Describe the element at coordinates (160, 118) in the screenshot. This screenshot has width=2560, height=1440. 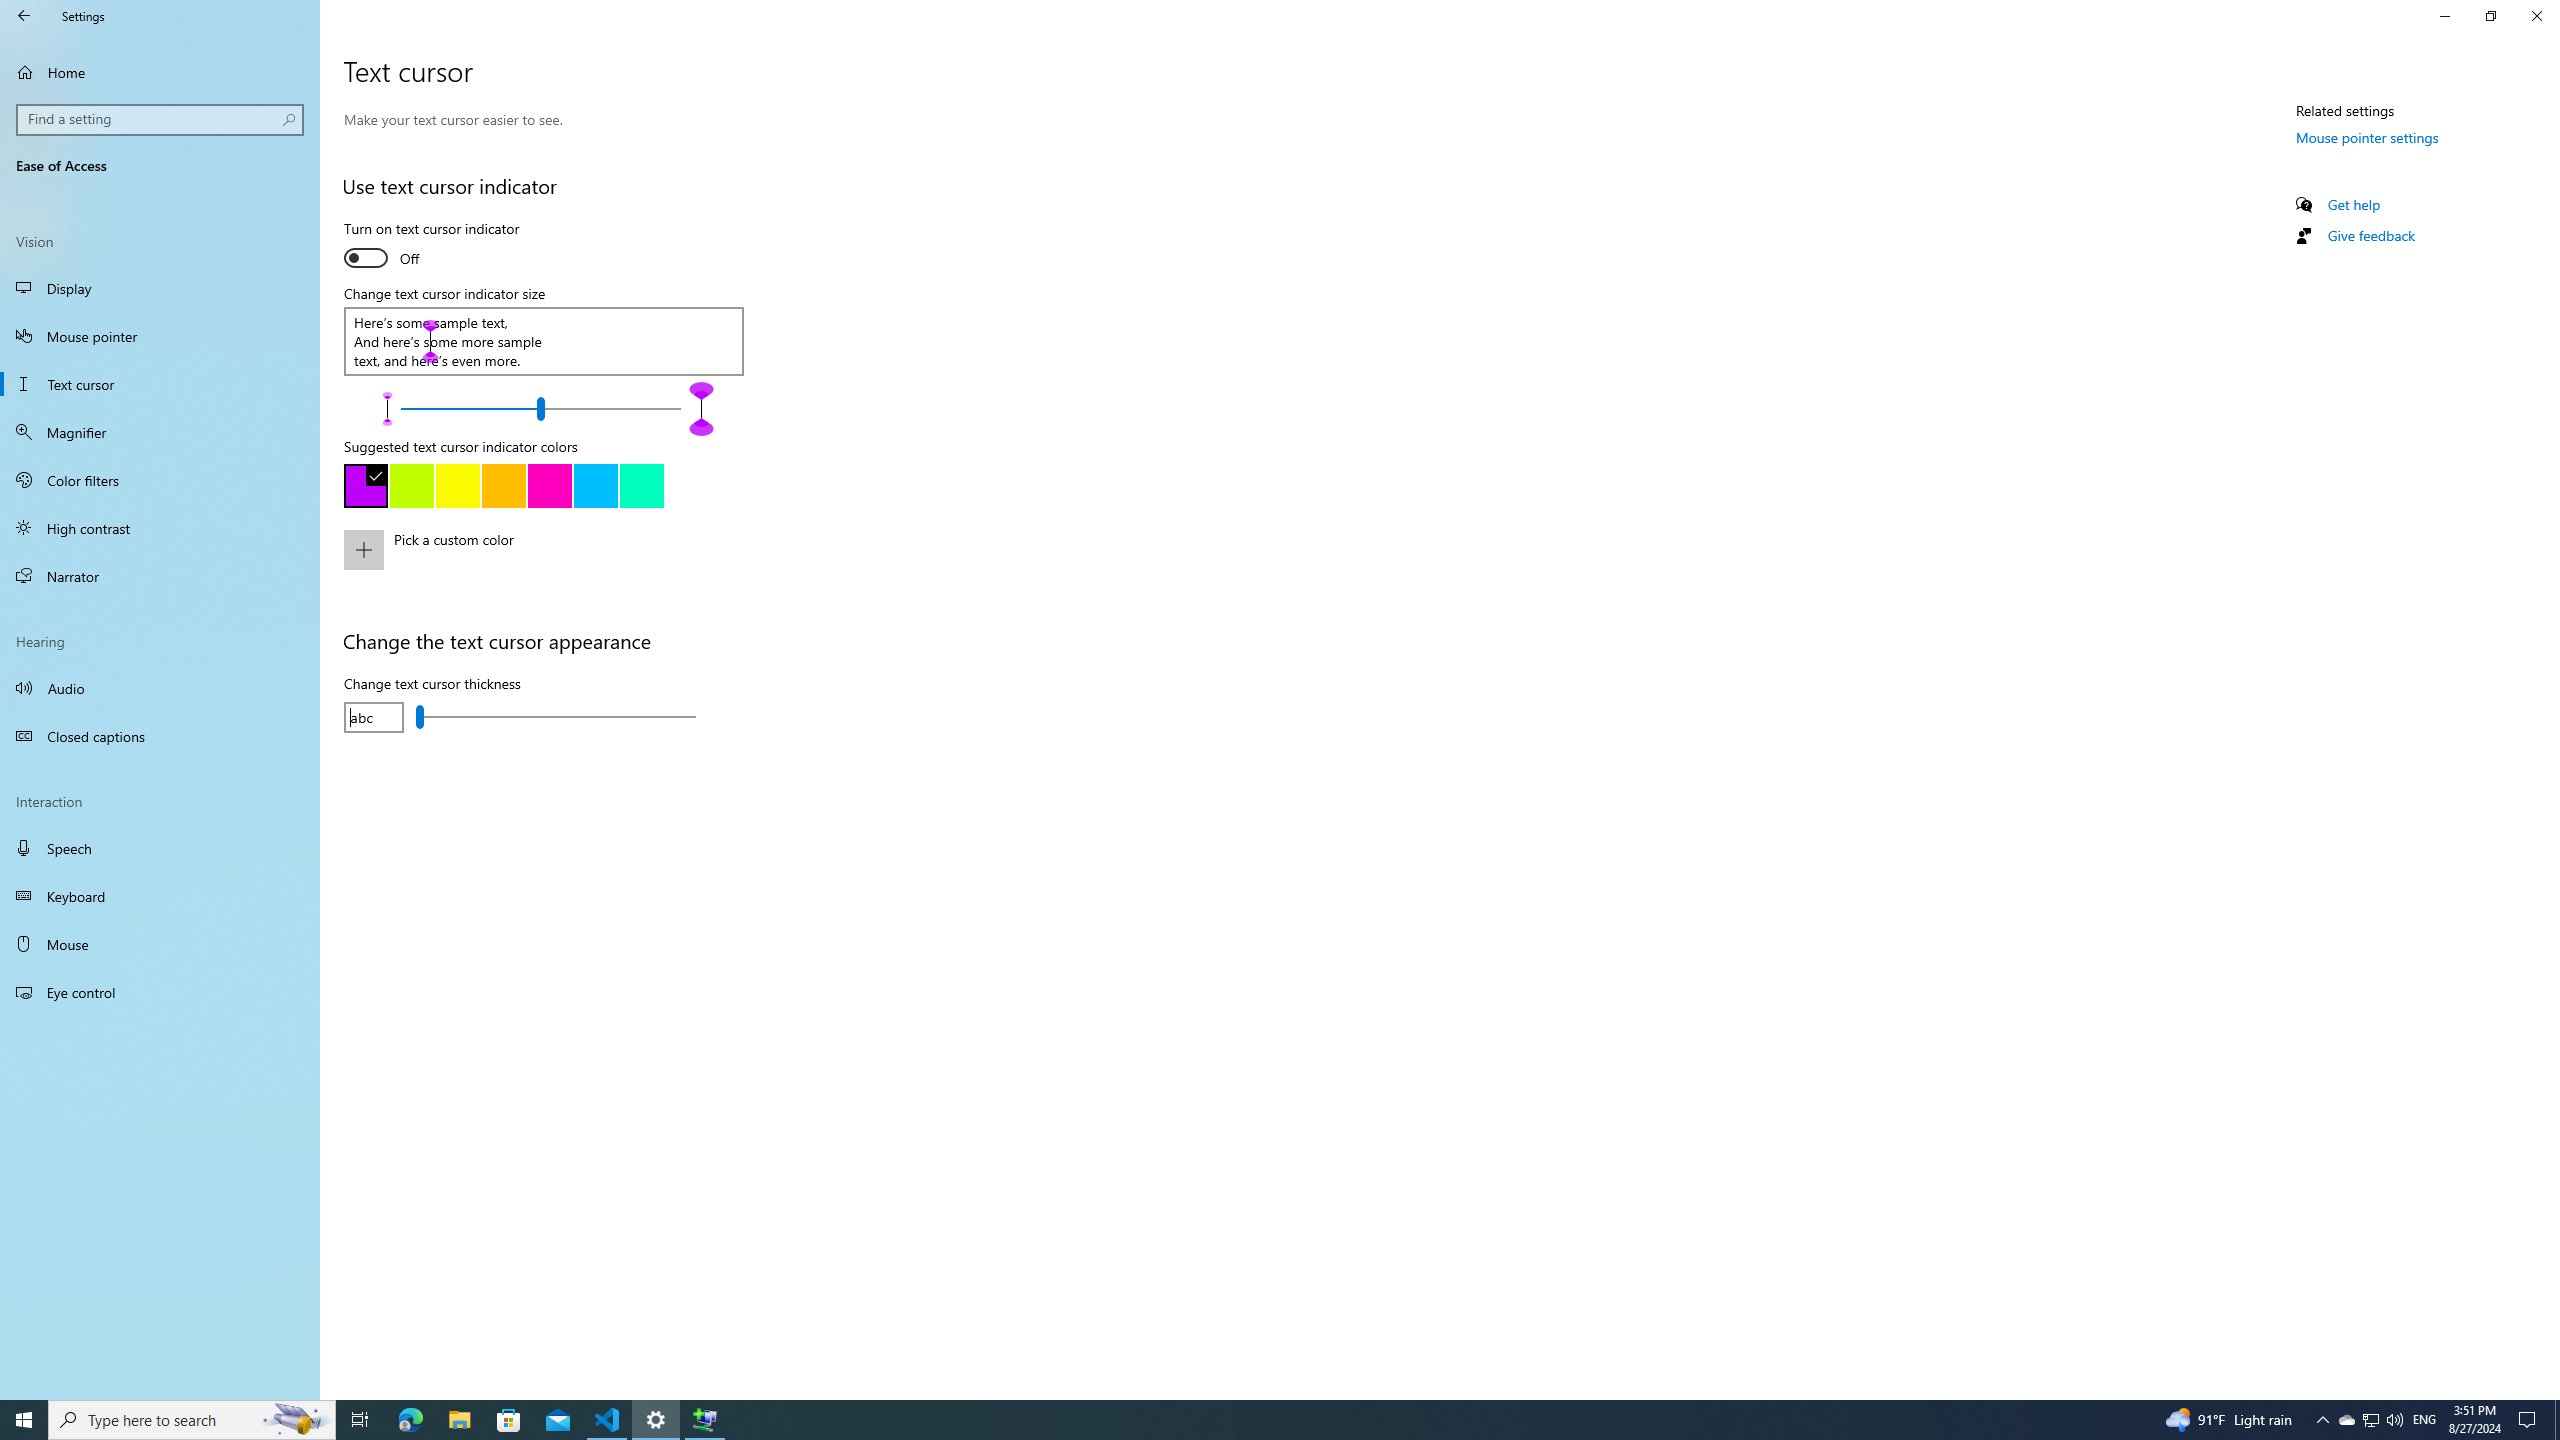
I see `'Search box, Find a setting'` at that location.